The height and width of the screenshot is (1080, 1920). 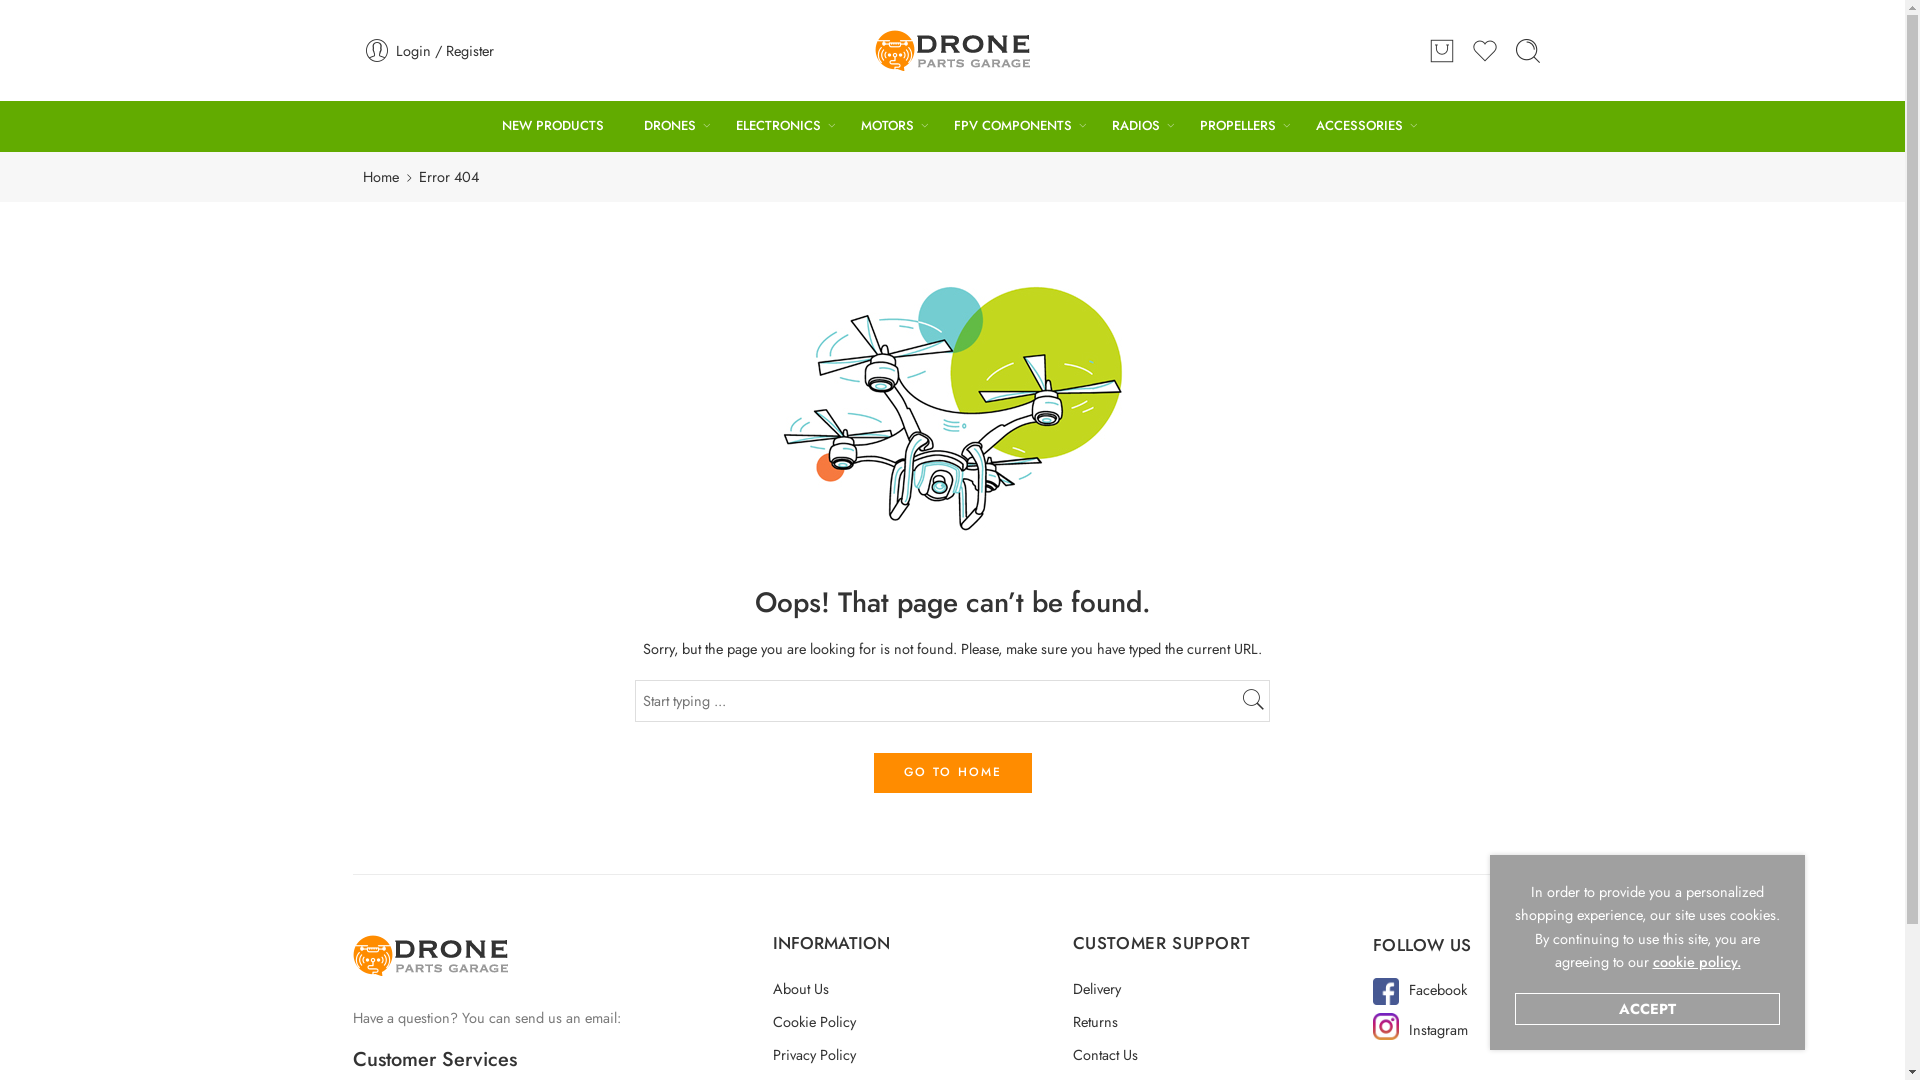 I want to click on 'Search', so click(x=1513, y=49).